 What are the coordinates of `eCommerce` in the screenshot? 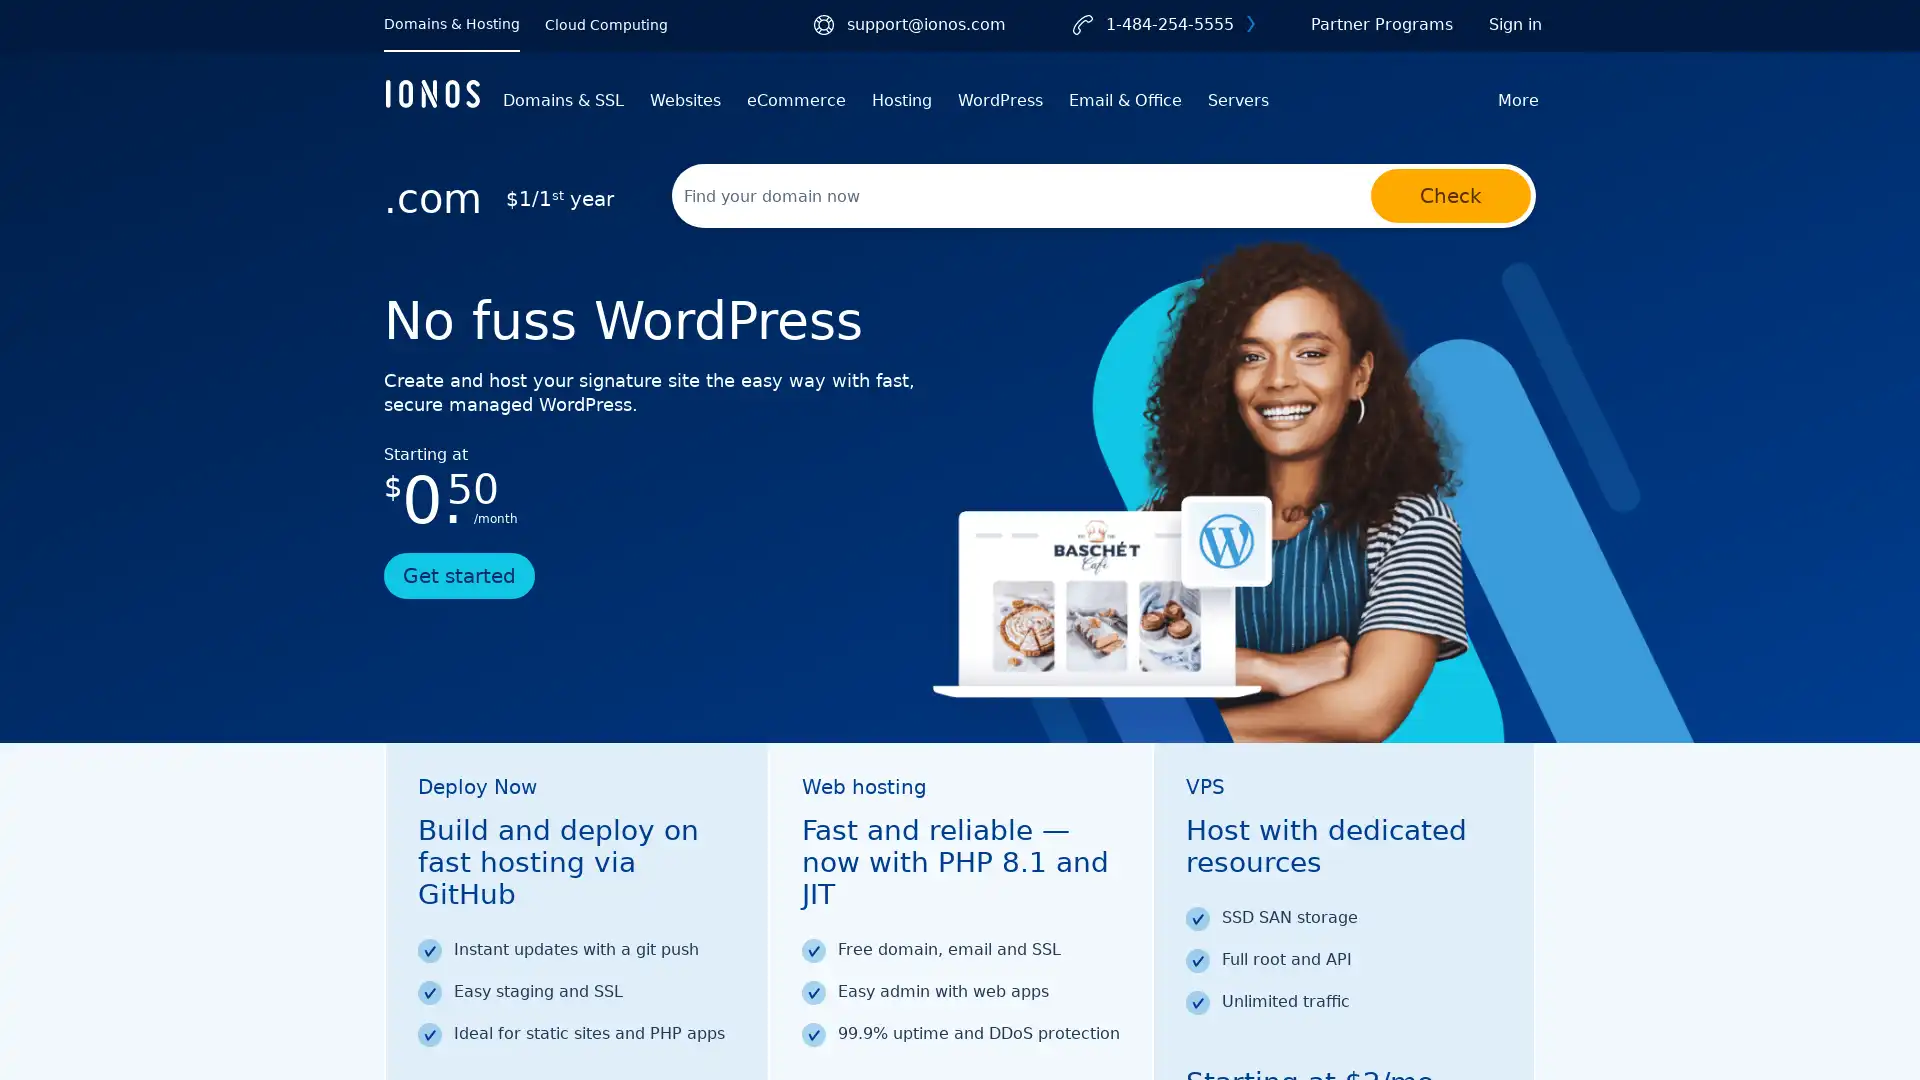 It's located at (782, 100).